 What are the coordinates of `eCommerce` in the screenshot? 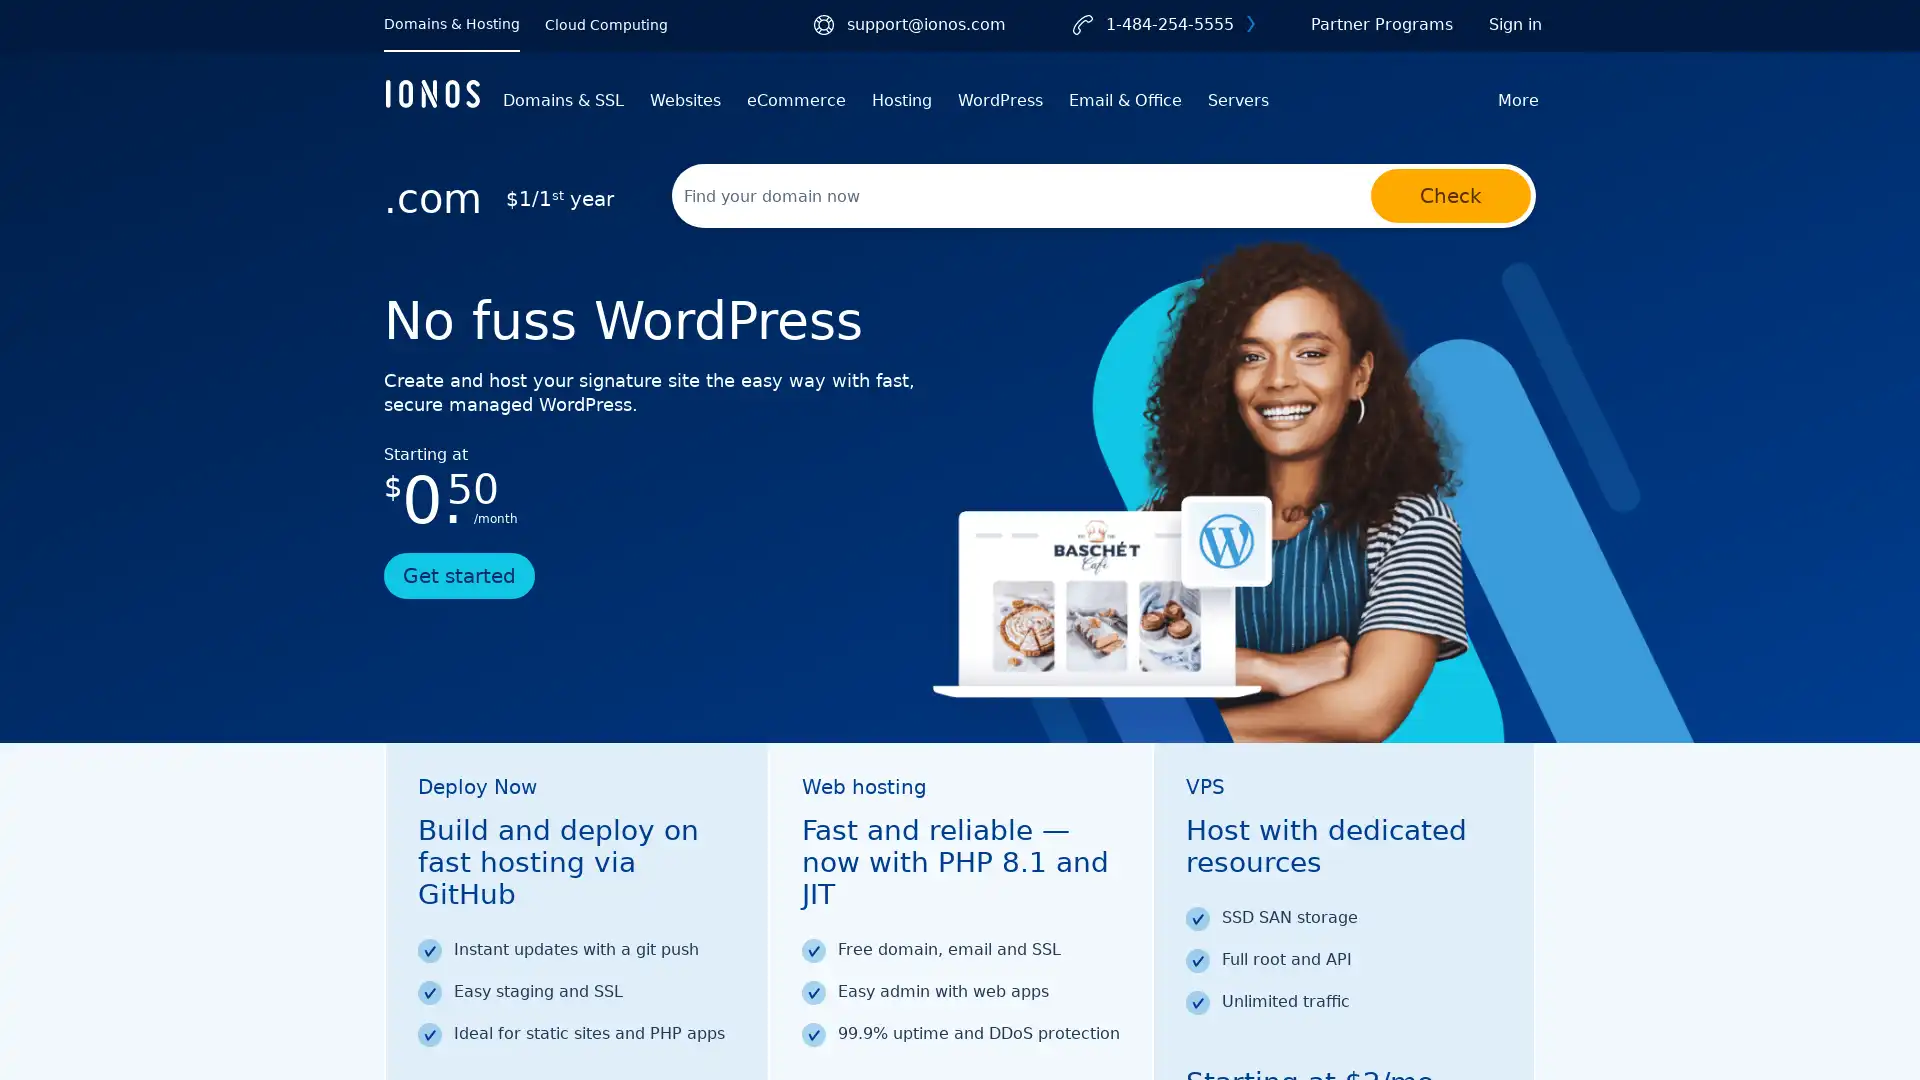 It's located at (782, 100).